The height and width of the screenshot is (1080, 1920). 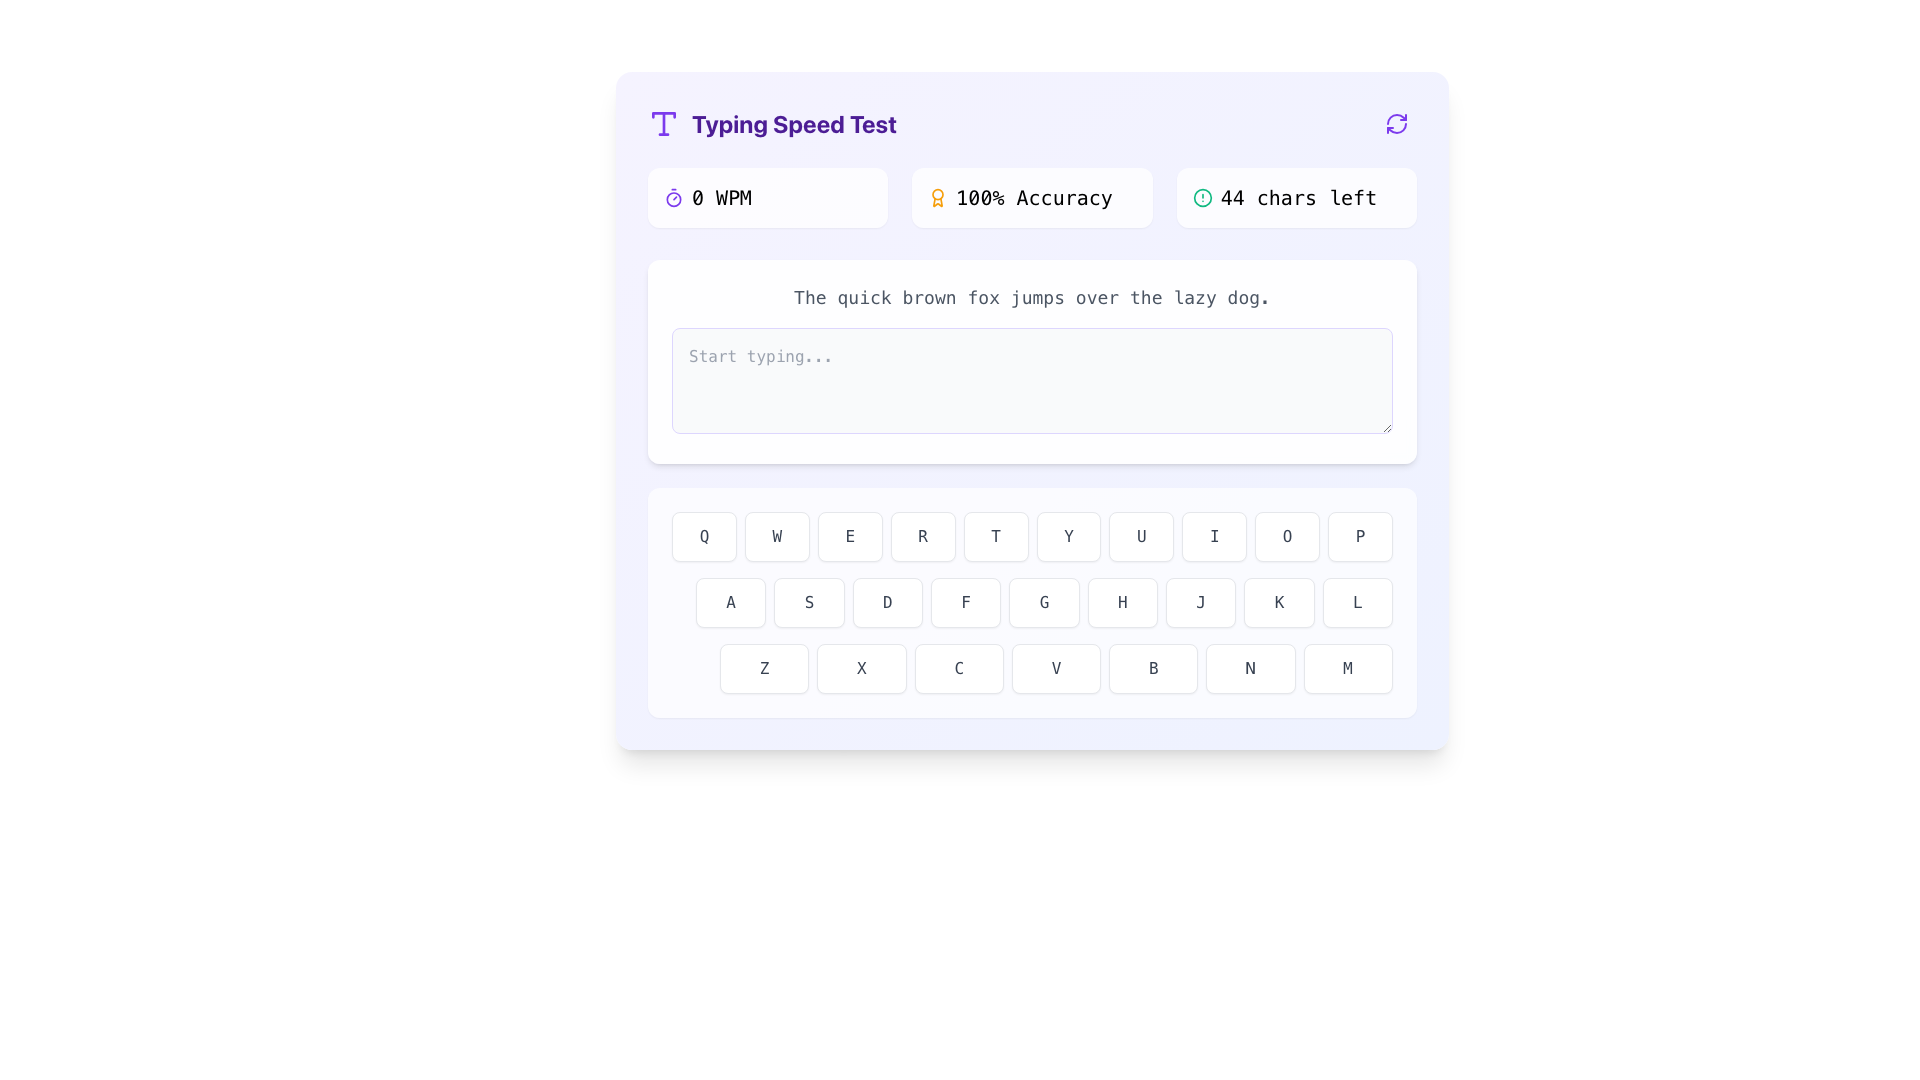 What do you see at coordinates (1122, 601) in the screenshot?
I see `the interactive key for the letter 'H' in the virtual keyboard` at bounding box center [1122, 601].